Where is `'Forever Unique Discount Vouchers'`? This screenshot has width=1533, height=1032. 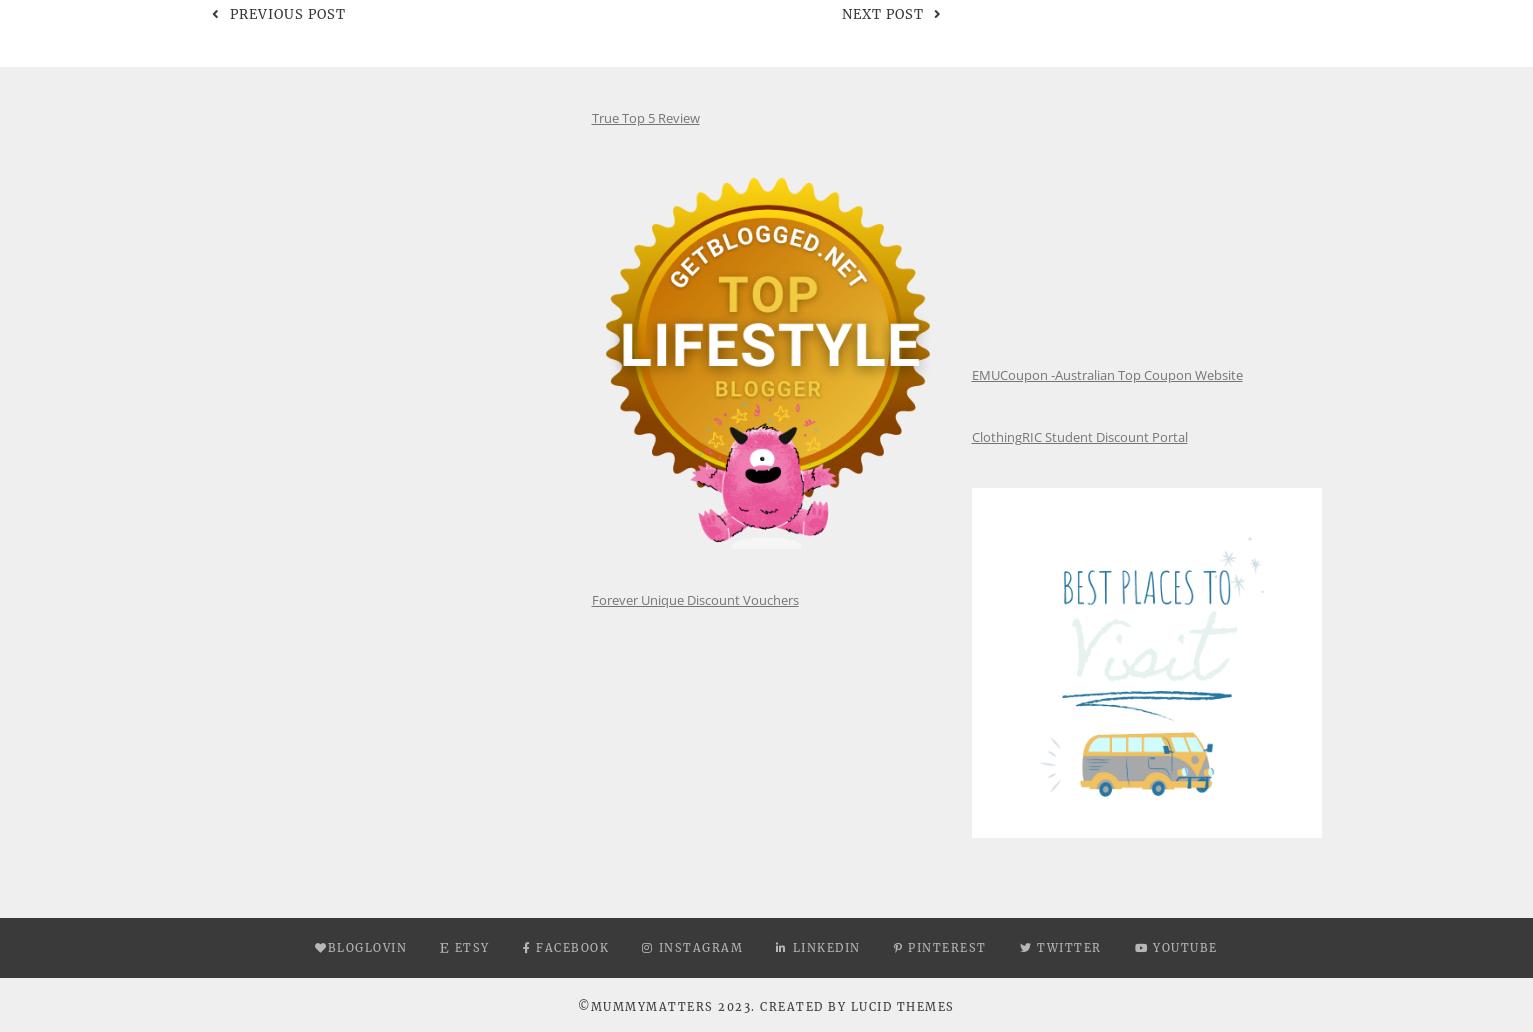
'Forever Unique Discount Vouchers' is located at coordinates (694, 600).